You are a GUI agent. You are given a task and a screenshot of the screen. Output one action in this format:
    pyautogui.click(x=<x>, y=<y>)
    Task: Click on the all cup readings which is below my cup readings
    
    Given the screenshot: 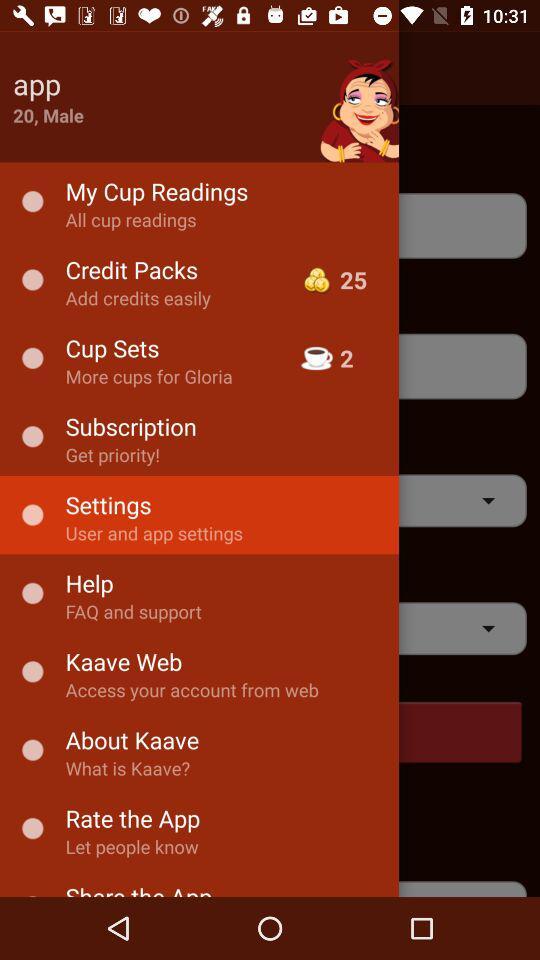 What is the action you would take?
    pyautogui.click(x=270, y=225)
    